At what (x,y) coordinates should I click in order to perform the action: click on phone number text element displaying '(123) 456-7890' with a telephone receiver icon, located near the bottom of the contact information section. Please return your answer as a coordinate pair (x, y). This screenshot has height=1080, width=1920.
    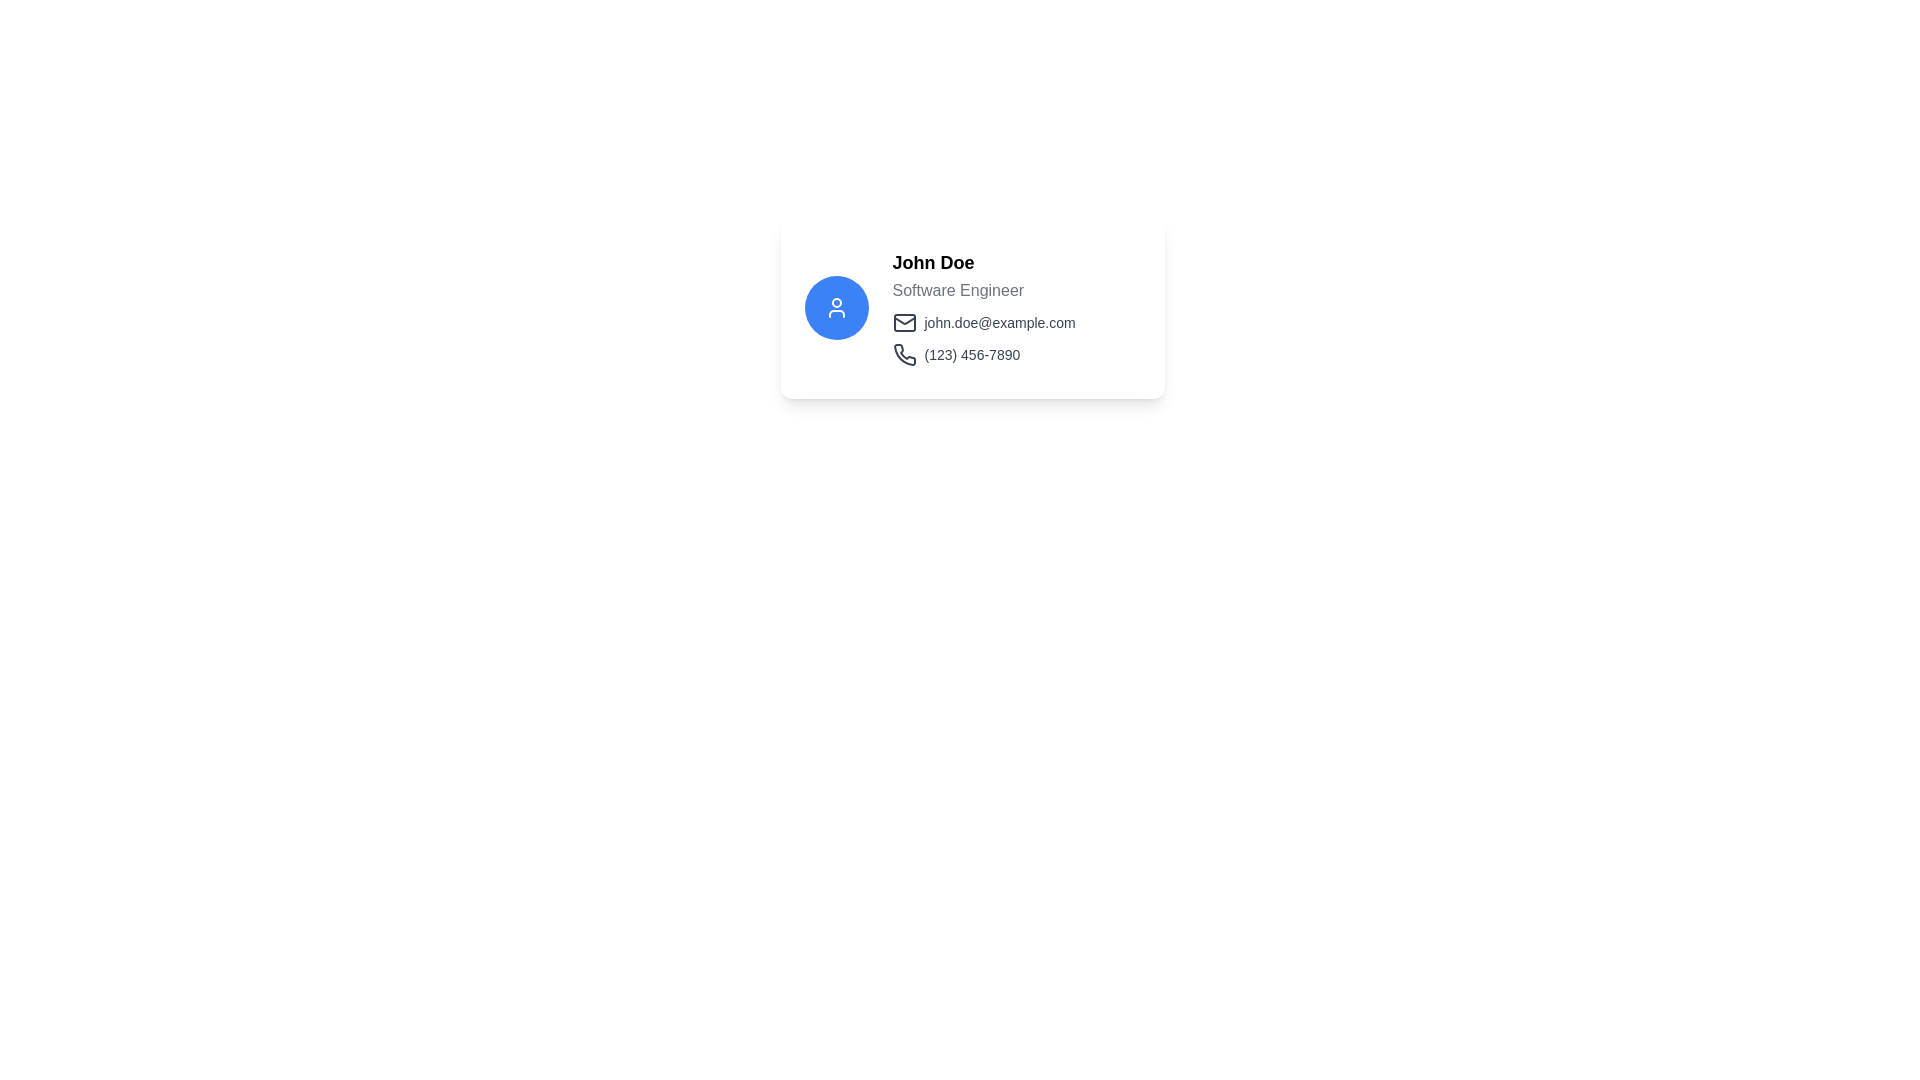
    Looking at the image, I should click on (983, 353).